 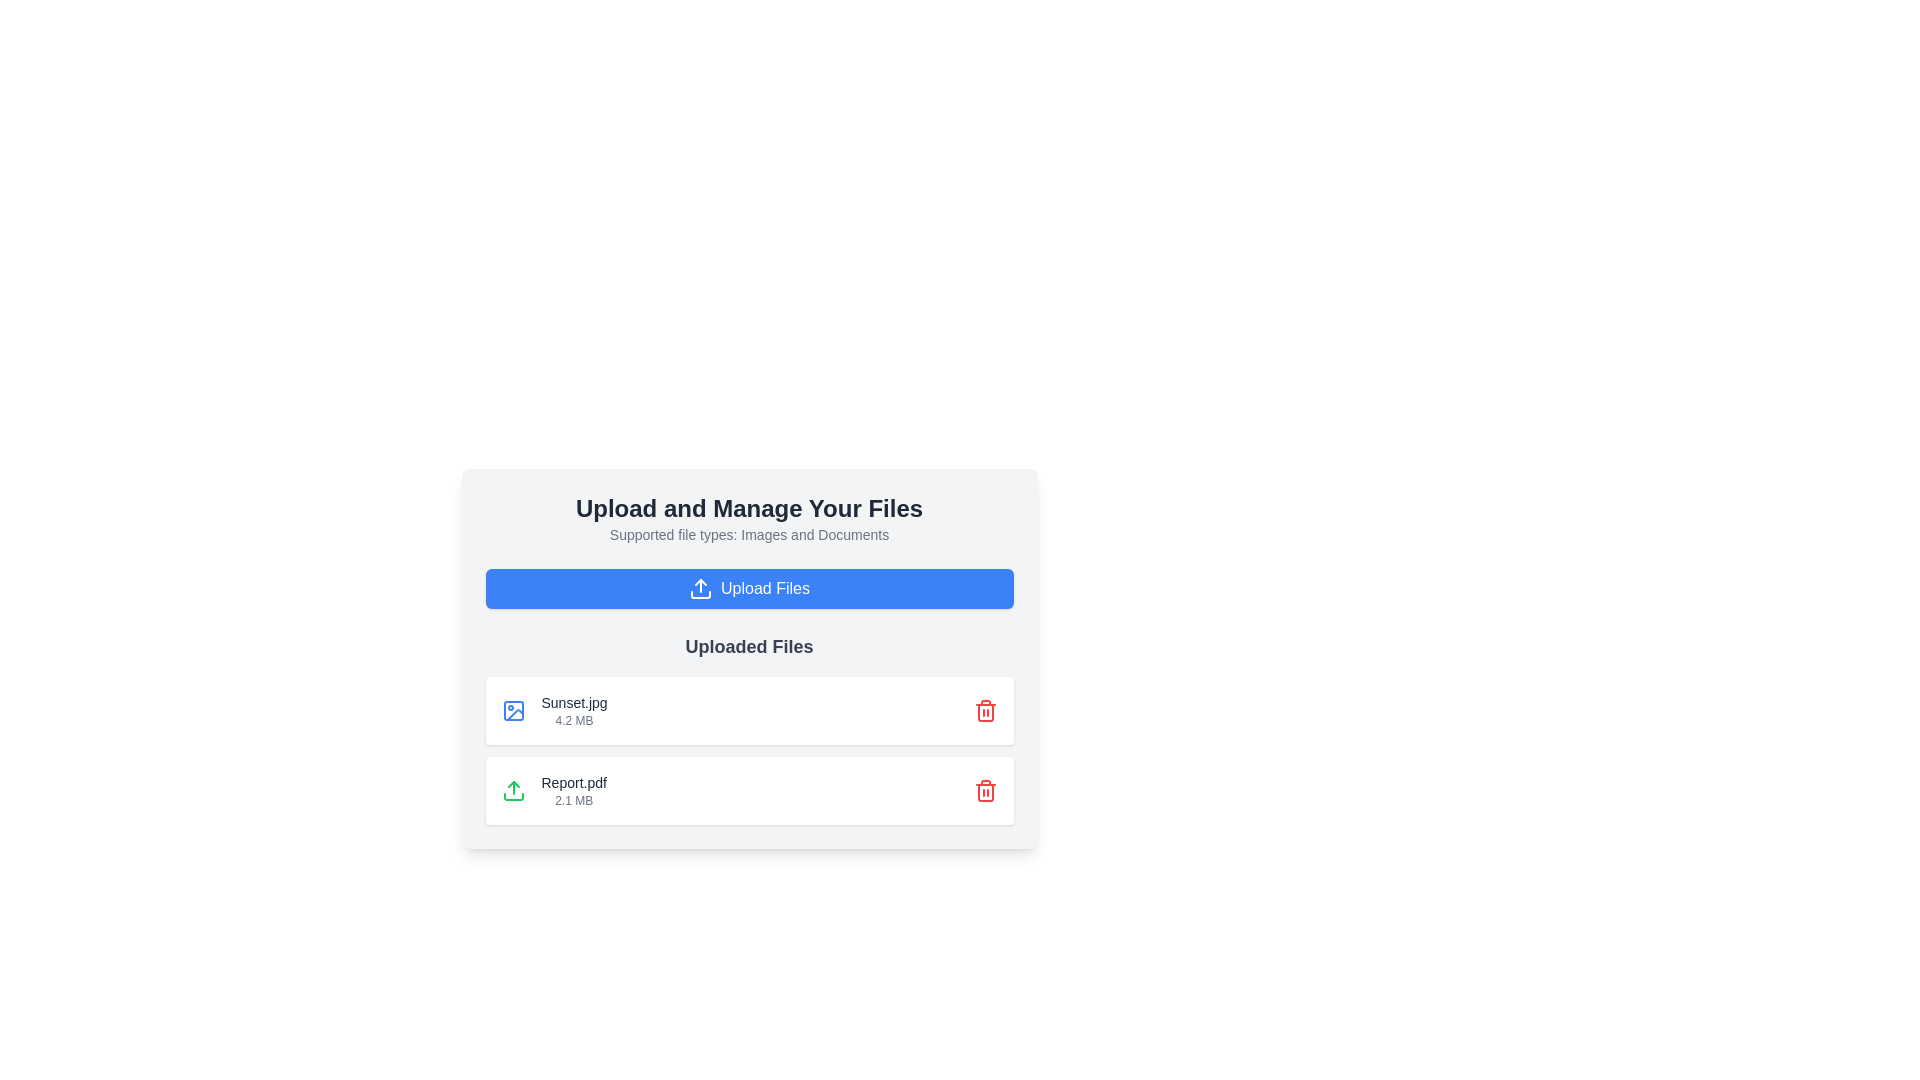 I want to click on the 'Report.pdf' file item in the uploaded files list, so click(x=554, y=789).